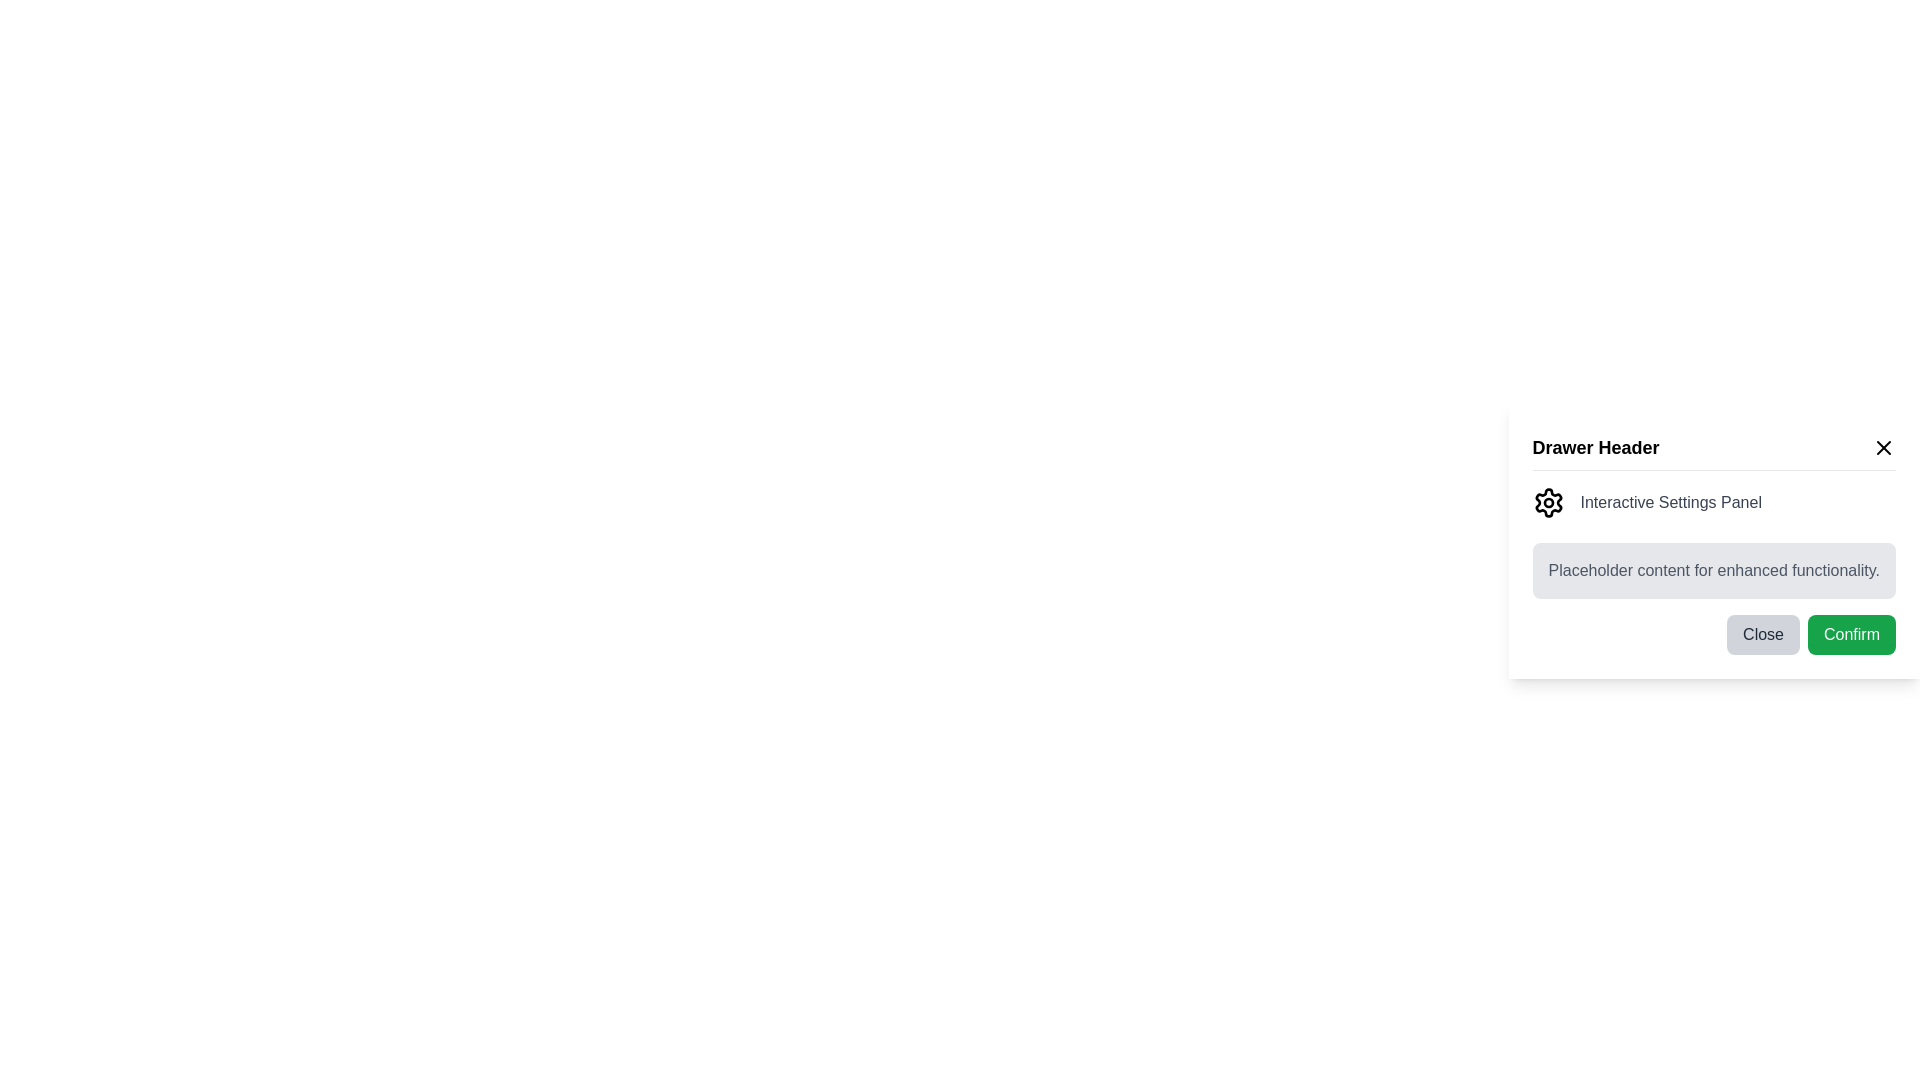  I want to click on the 'X' symbol line element within the SVG graphic, so click(1882, 446).